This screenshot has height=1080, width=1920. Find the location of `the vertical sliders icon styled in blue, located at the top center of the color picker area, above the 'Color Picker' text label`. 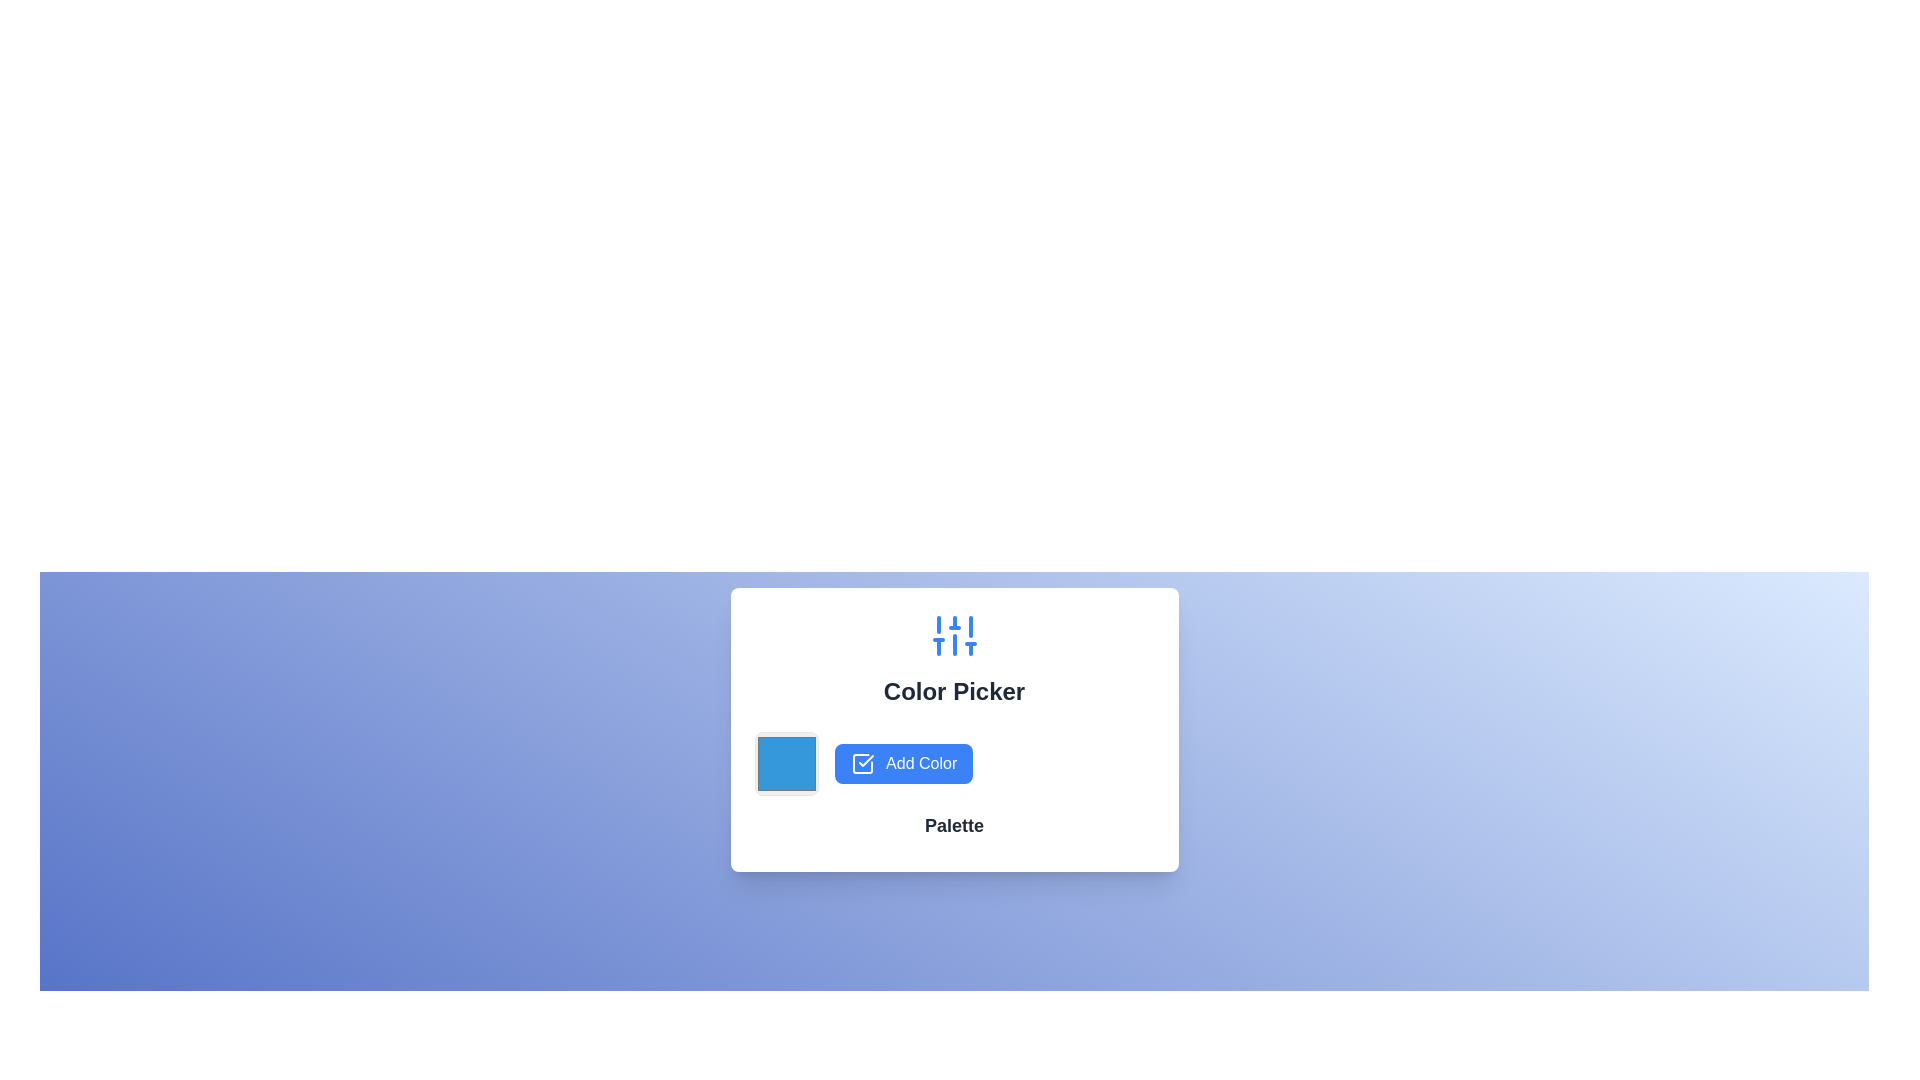

the vertical sliders icon styled in blue, located at the top center of the color picker area, above the 'Color Picker' text label is located at coordinates (953, 636).